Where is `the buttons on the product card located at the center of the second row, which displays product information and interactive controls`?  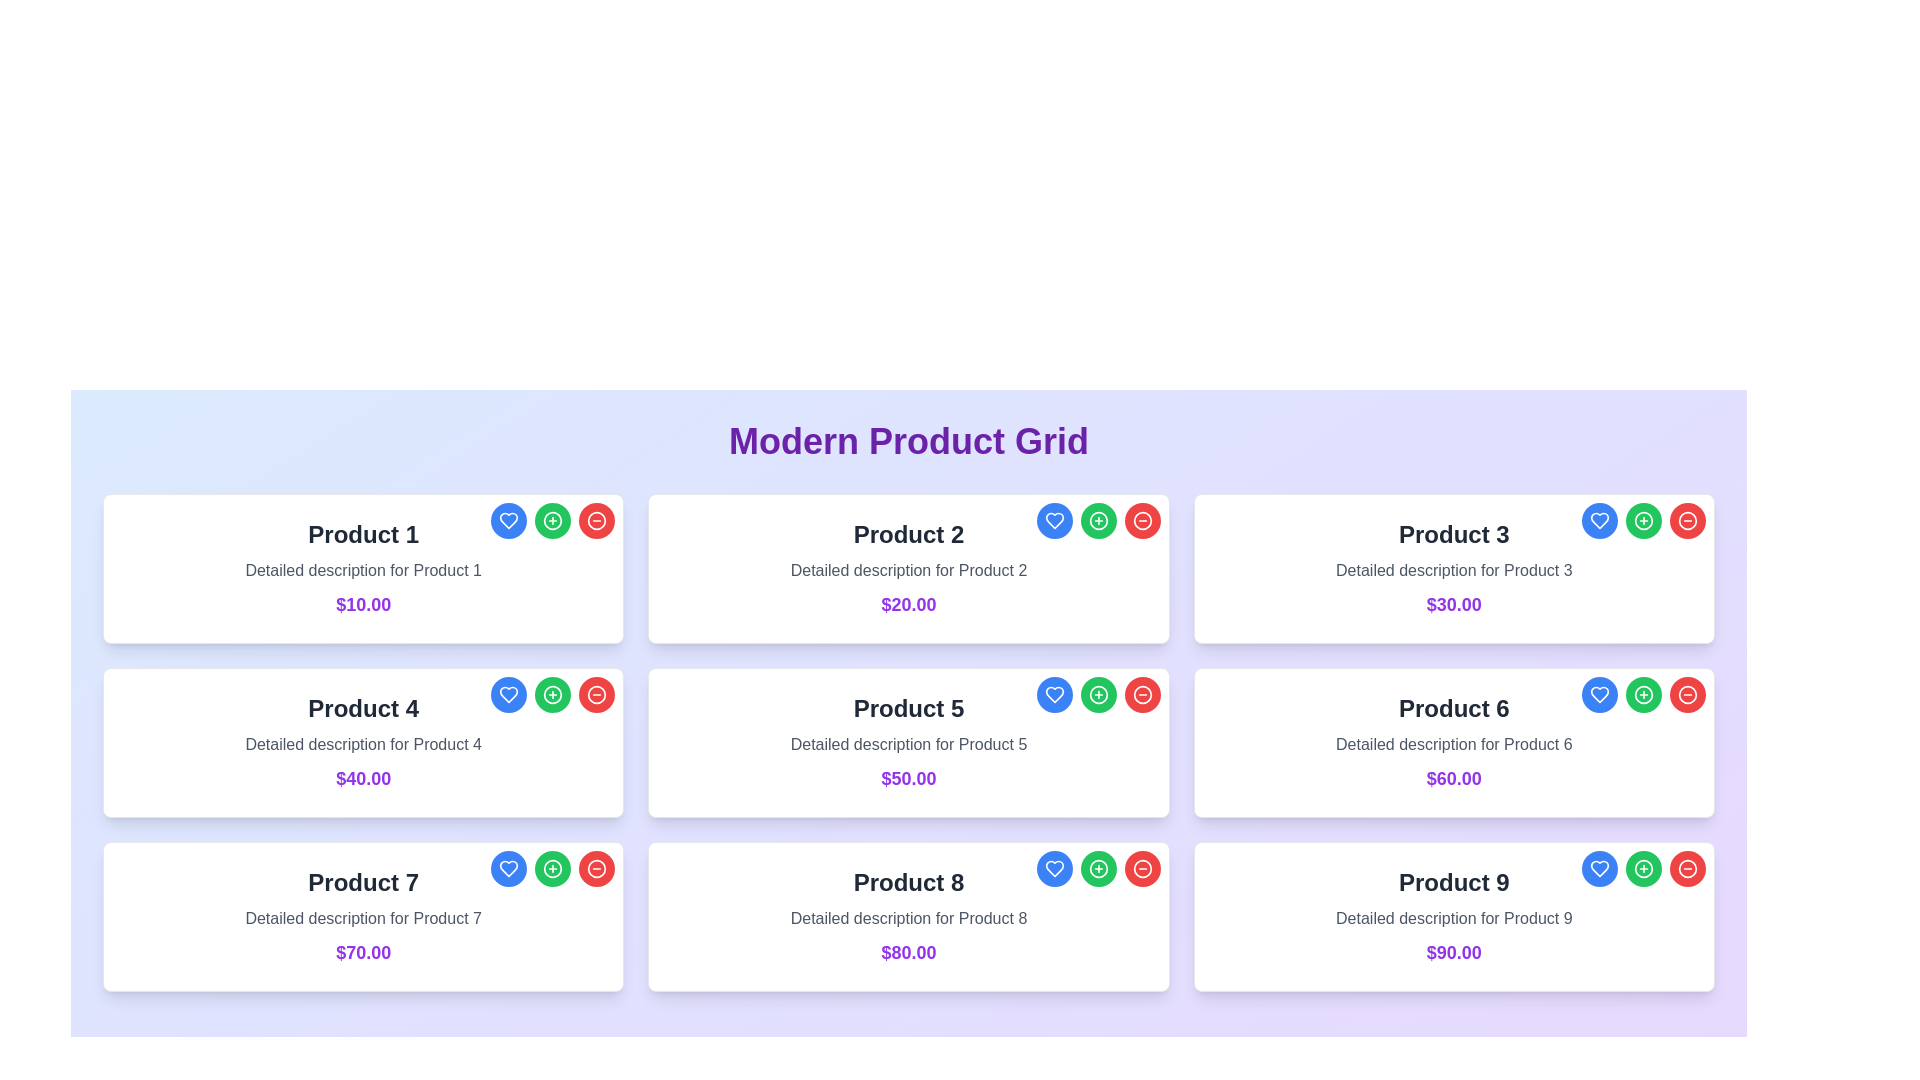 the buttons on the product card located at the center of the second row, which displays product information and interactive controls is located at coordinates (907, 743).